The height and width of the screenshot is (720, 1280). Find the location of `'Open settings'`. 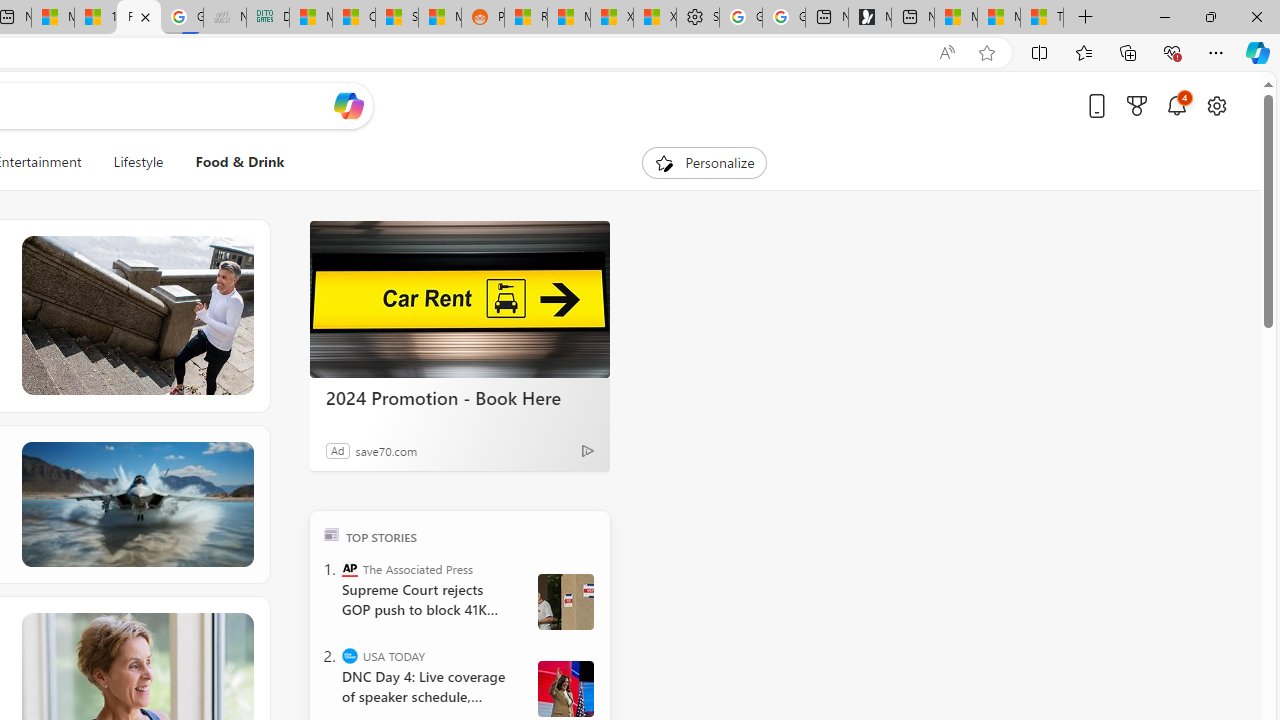

'Open settings' is located at coordinates (1215, 105).